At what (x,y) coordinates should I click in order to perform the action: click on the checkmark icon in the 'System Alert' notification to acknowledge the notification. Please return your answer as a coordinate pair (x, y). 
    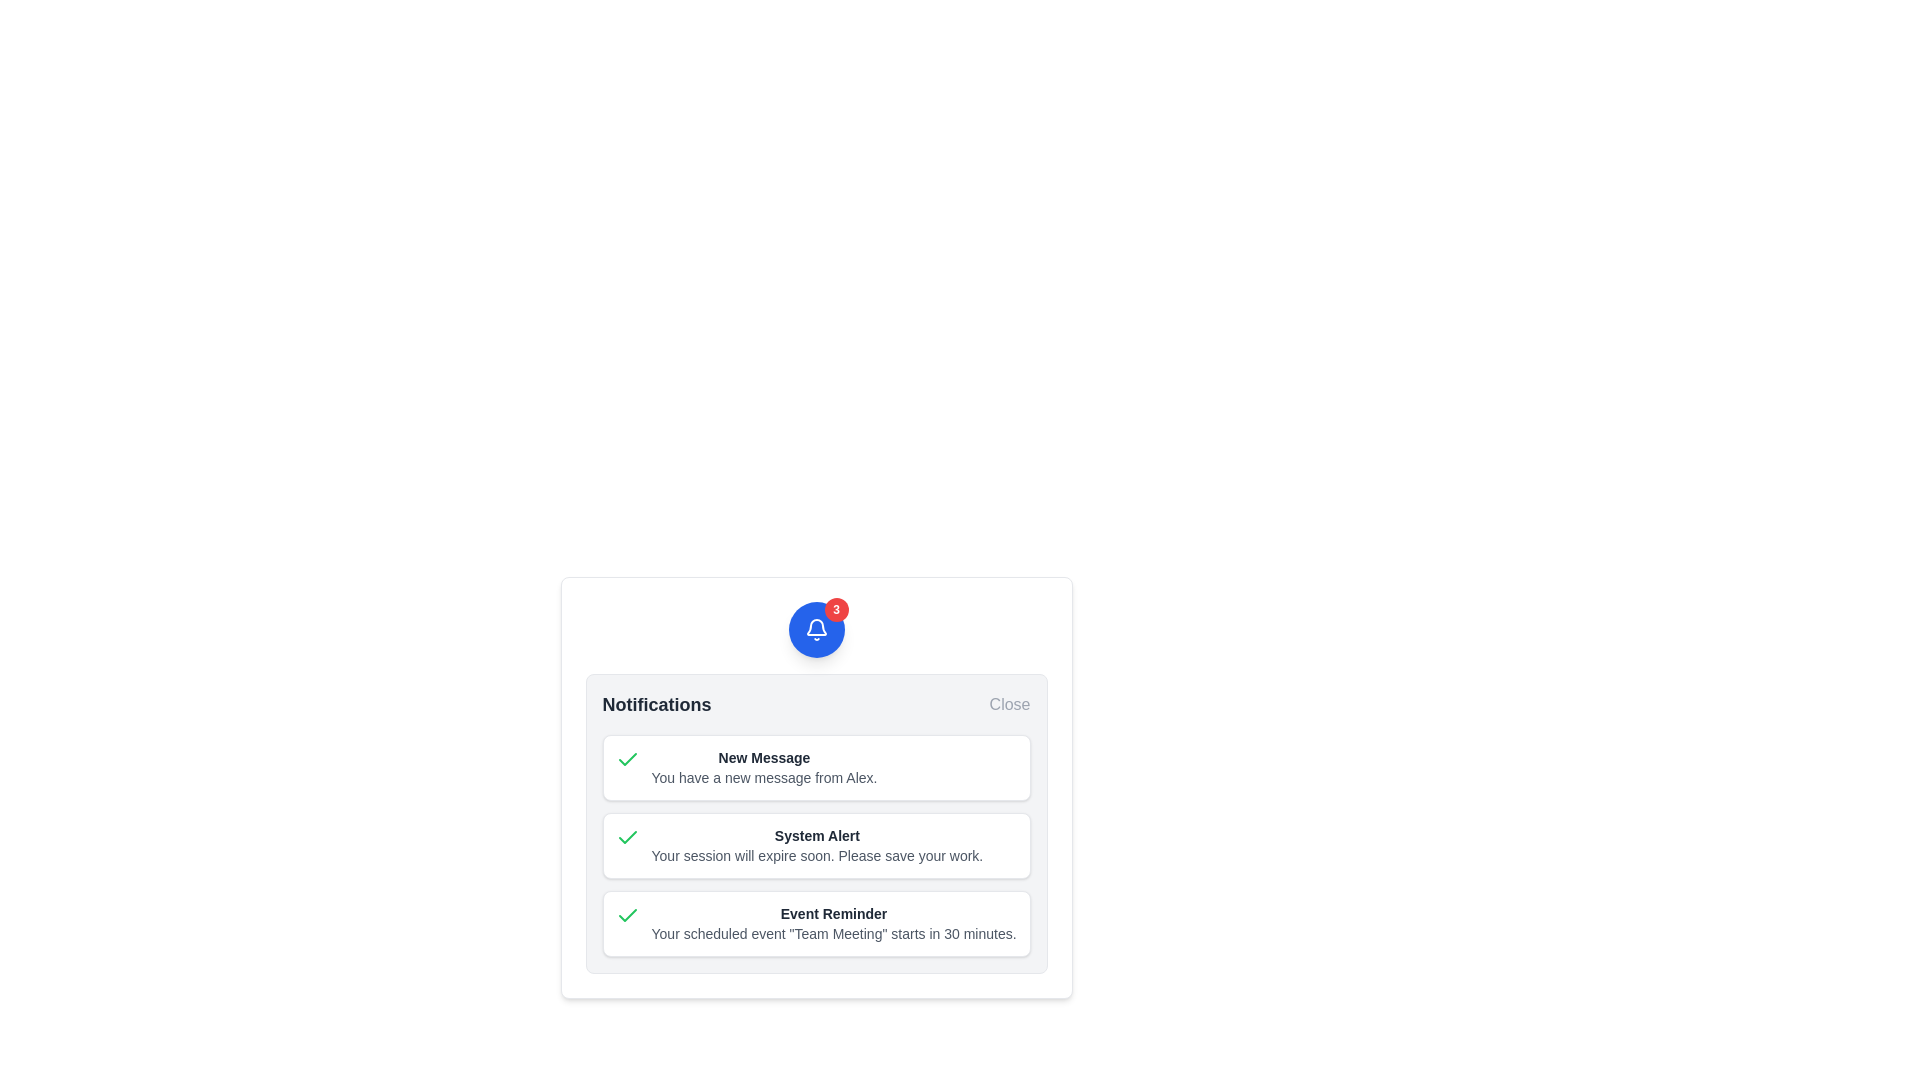
    Looking at the image, I should click on (626, 837).